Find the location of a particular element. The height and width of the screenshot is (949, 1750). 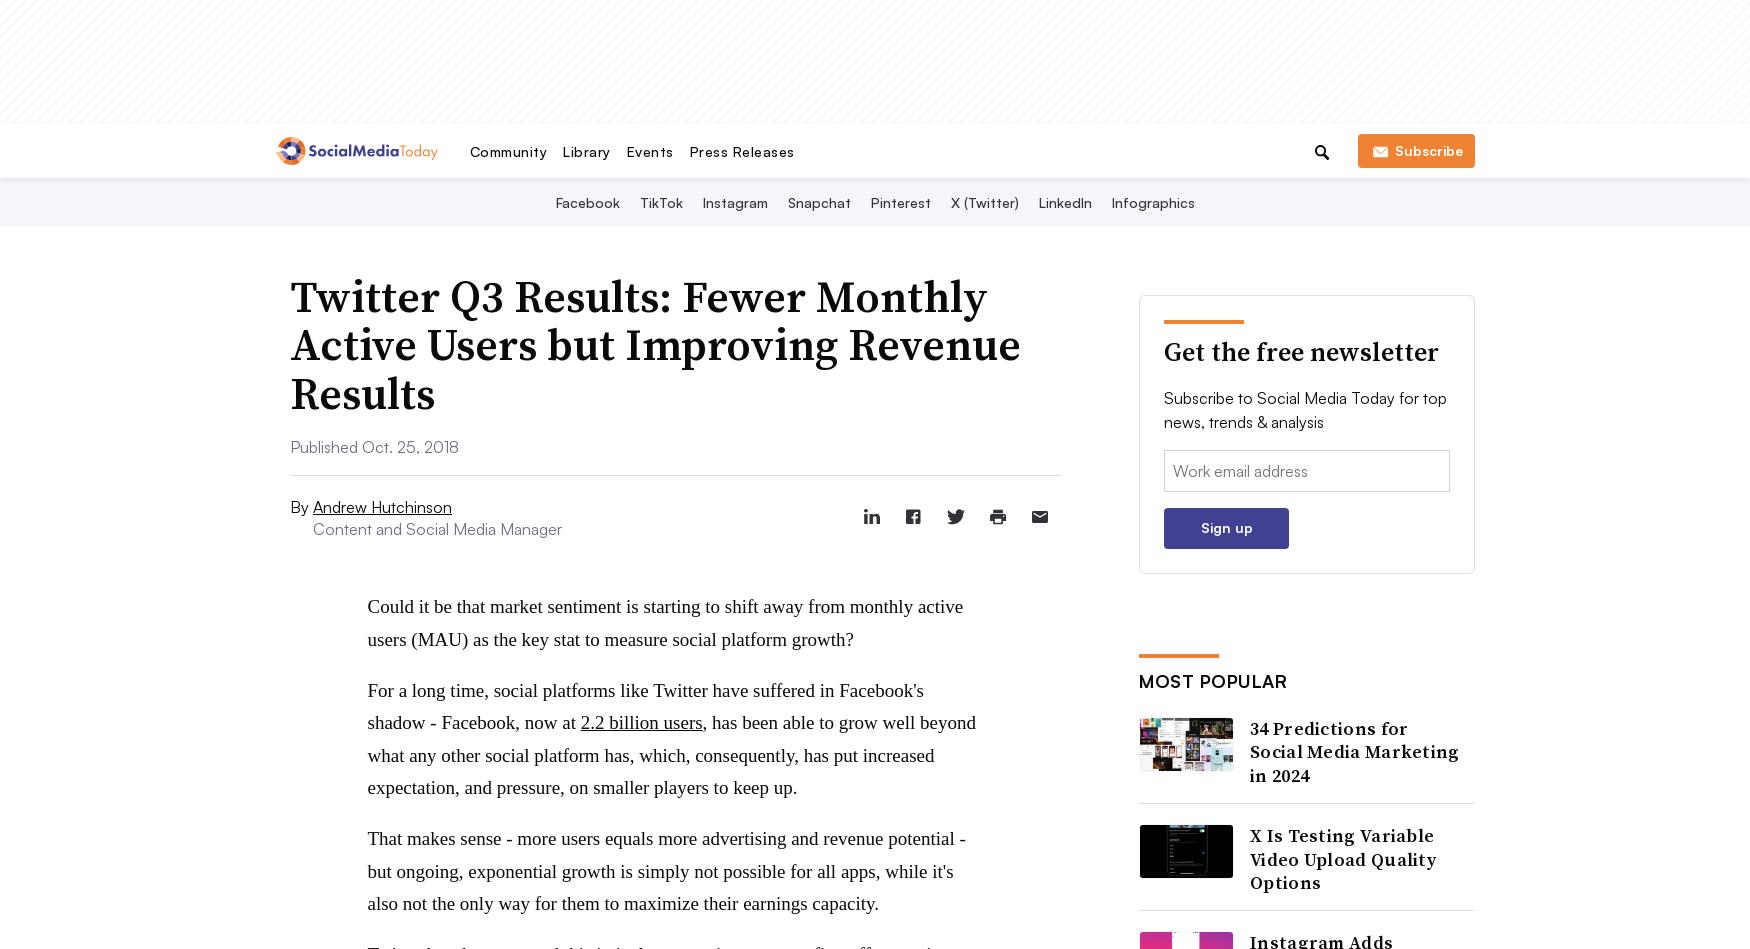

'Topics' is located at coordinates (833, 50).